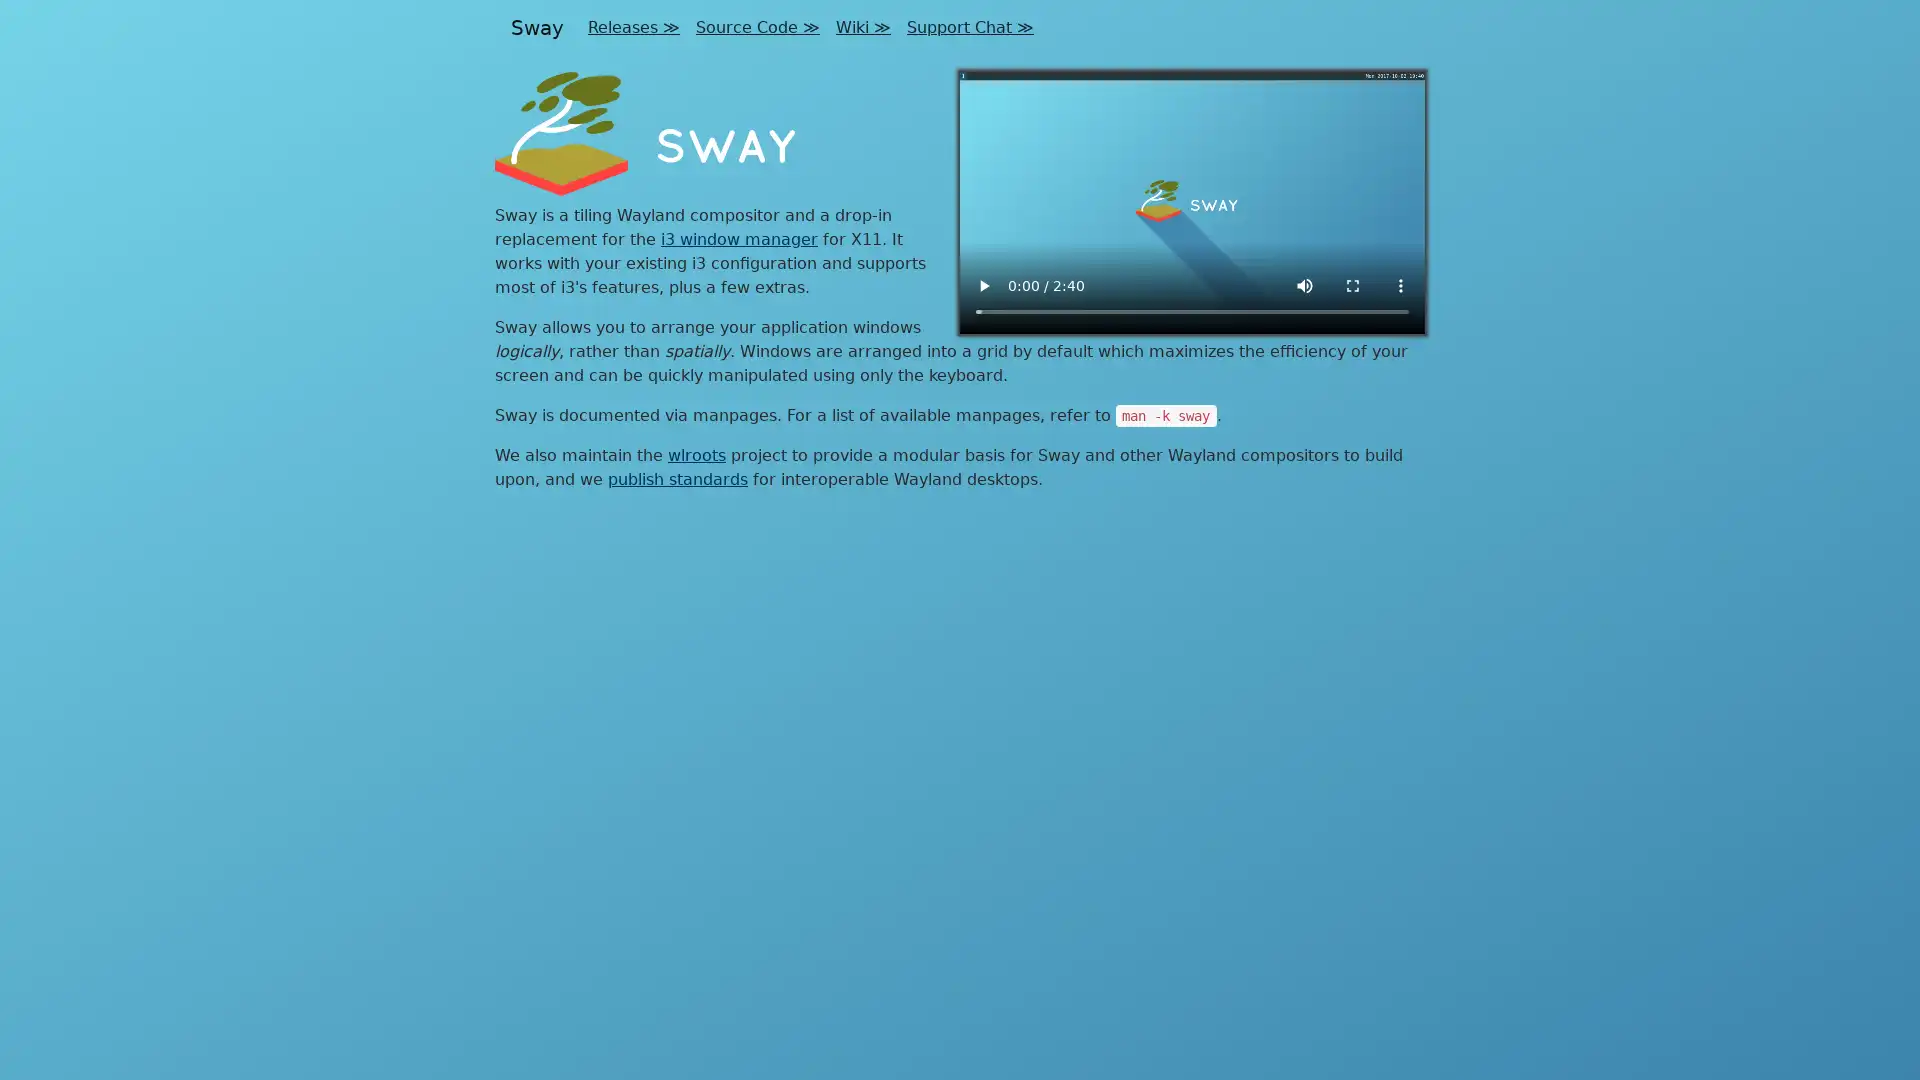  I want to click on show more media controls, so click(1400, 285).